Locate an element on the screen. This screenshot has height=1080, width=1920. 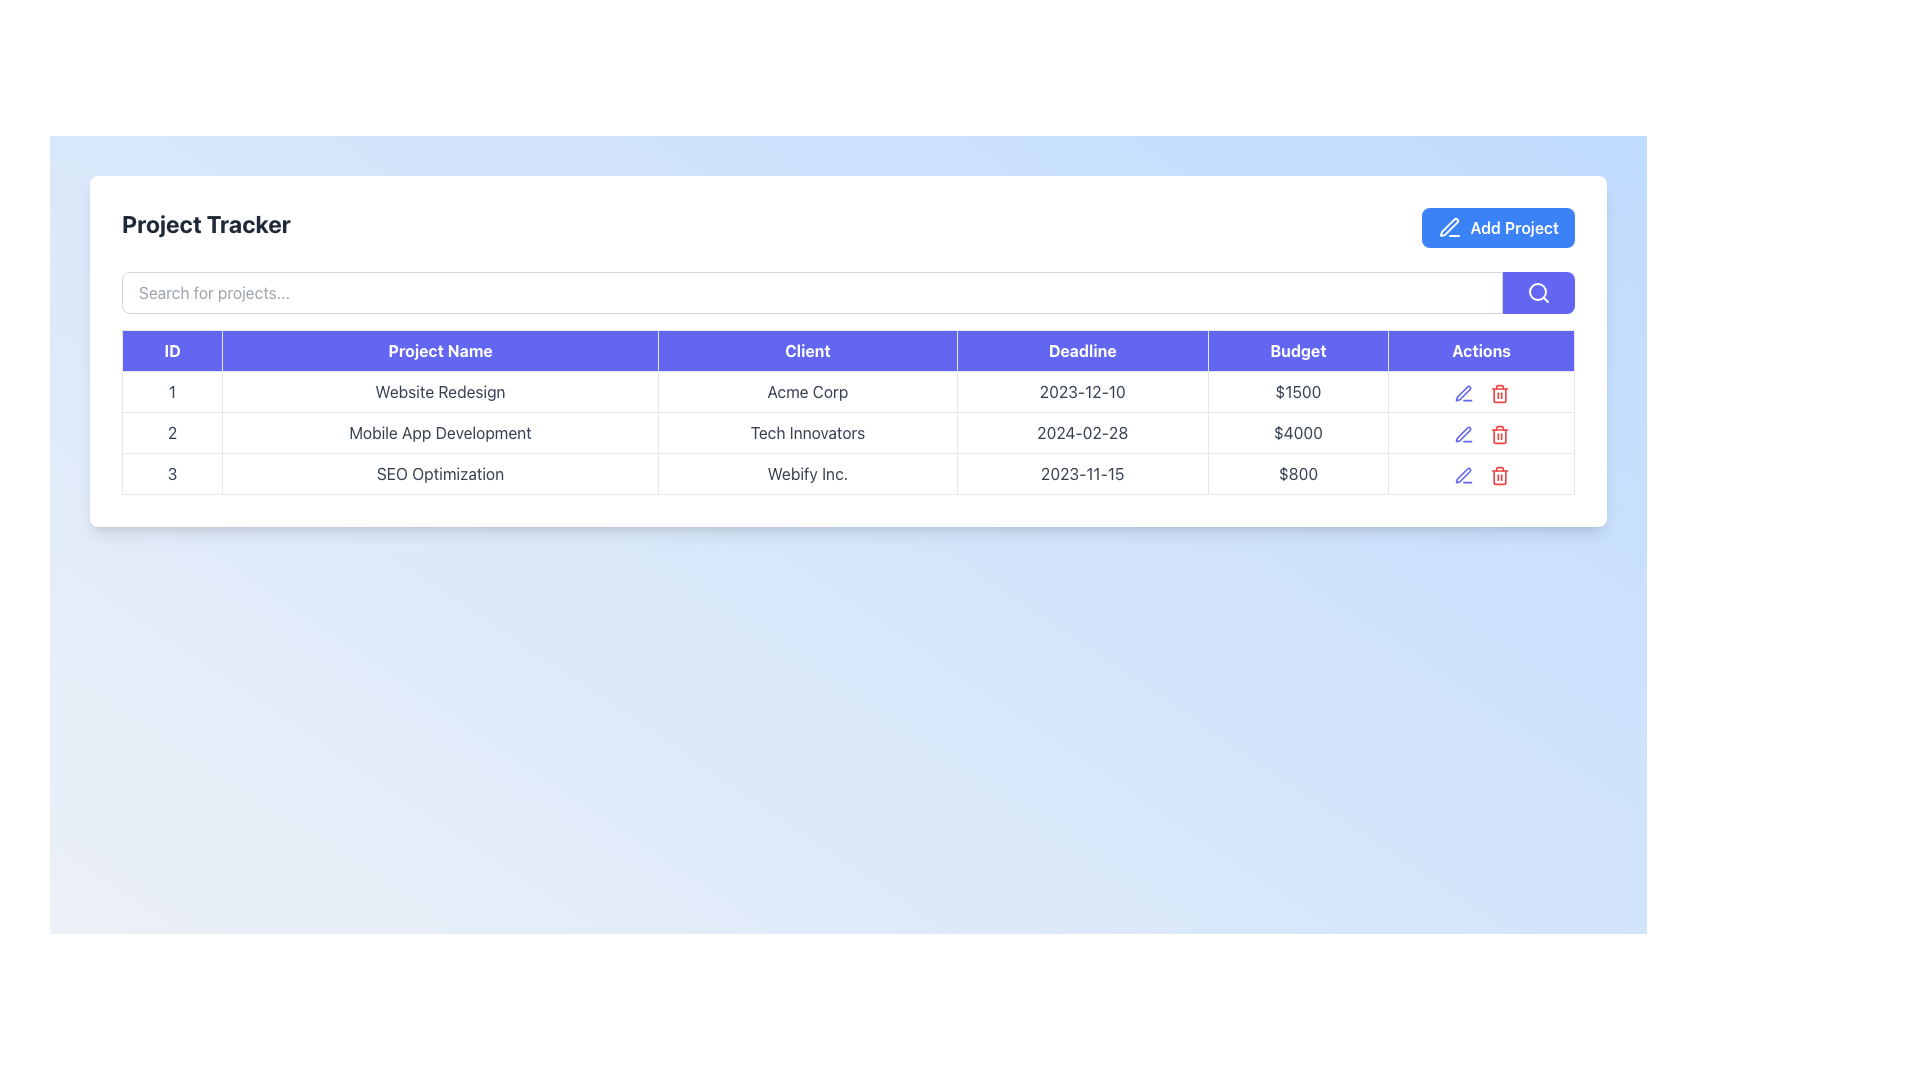
the pen icon located within the blue 'Add Project' button at the top-right corner of the interface is located at coordinates (1450, 226).